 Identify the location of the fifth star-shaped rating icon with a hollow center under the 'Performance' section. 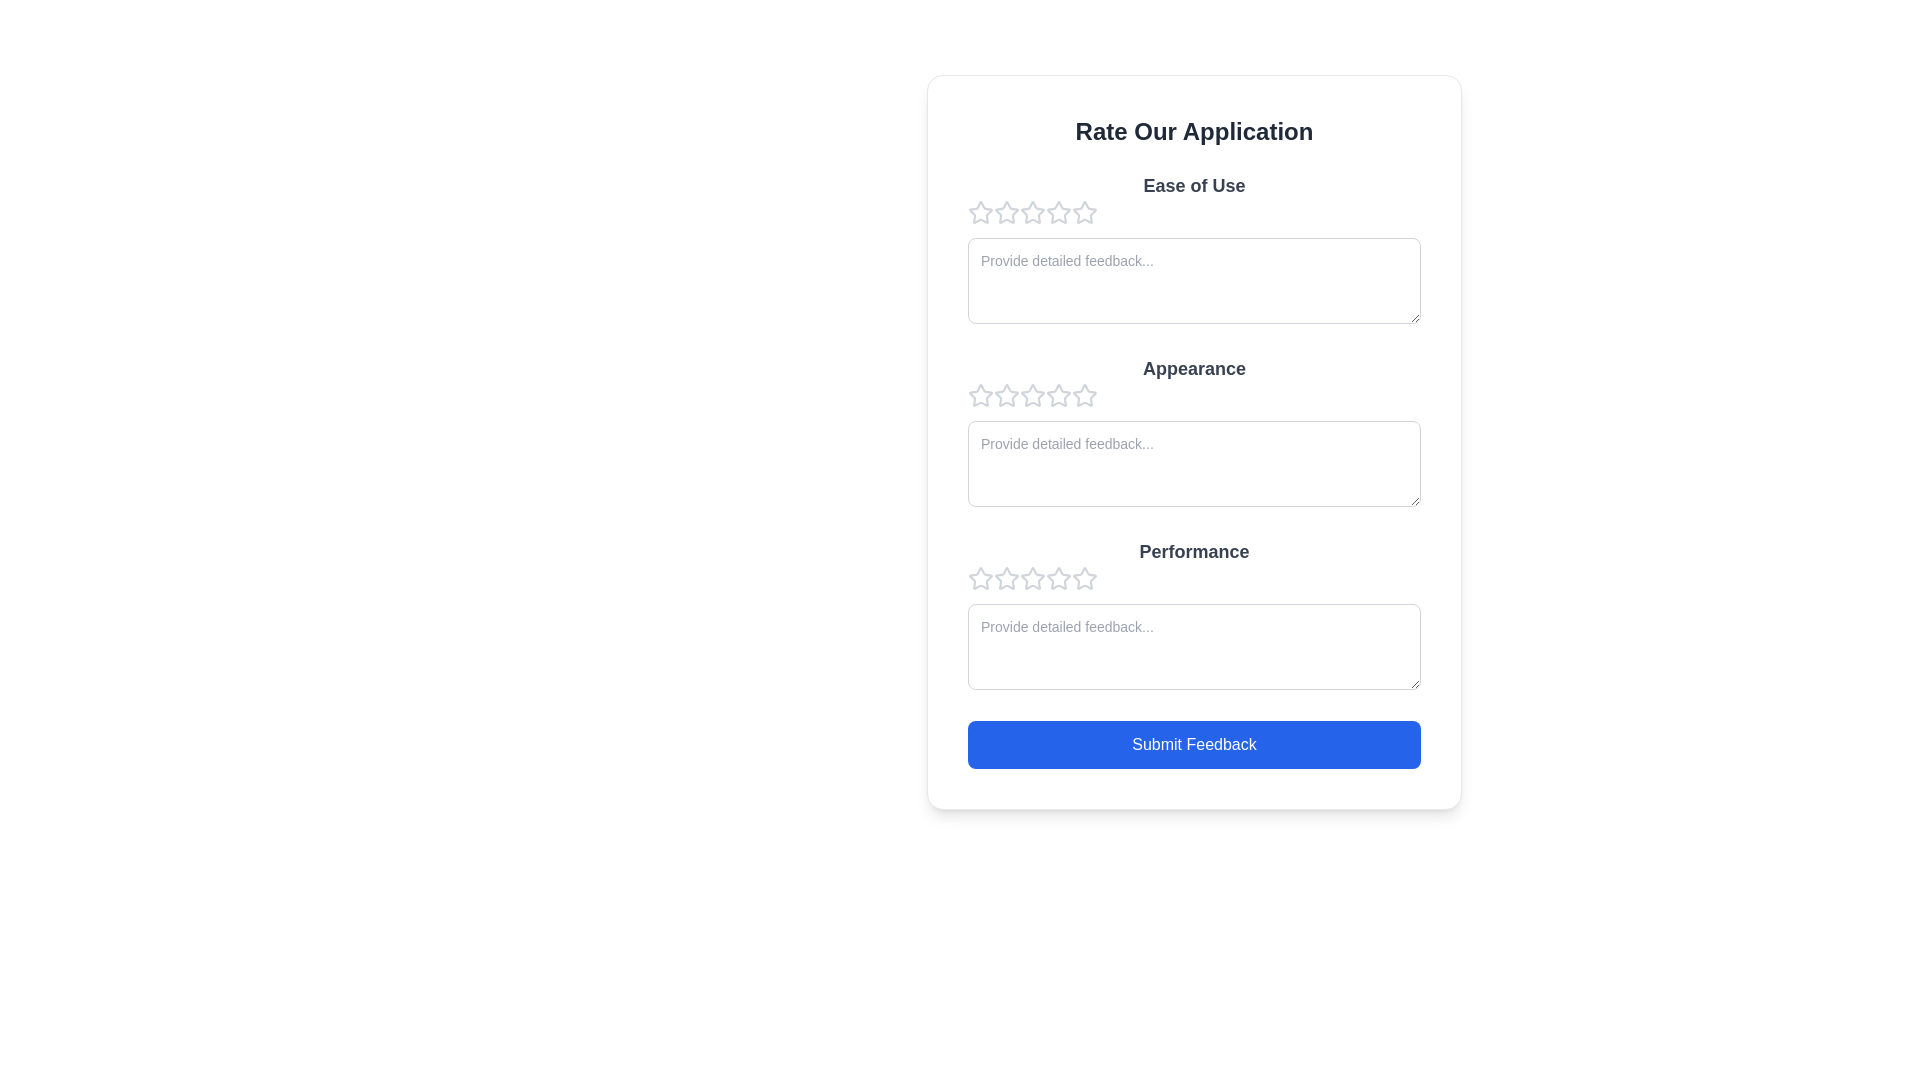
(1058, 578).